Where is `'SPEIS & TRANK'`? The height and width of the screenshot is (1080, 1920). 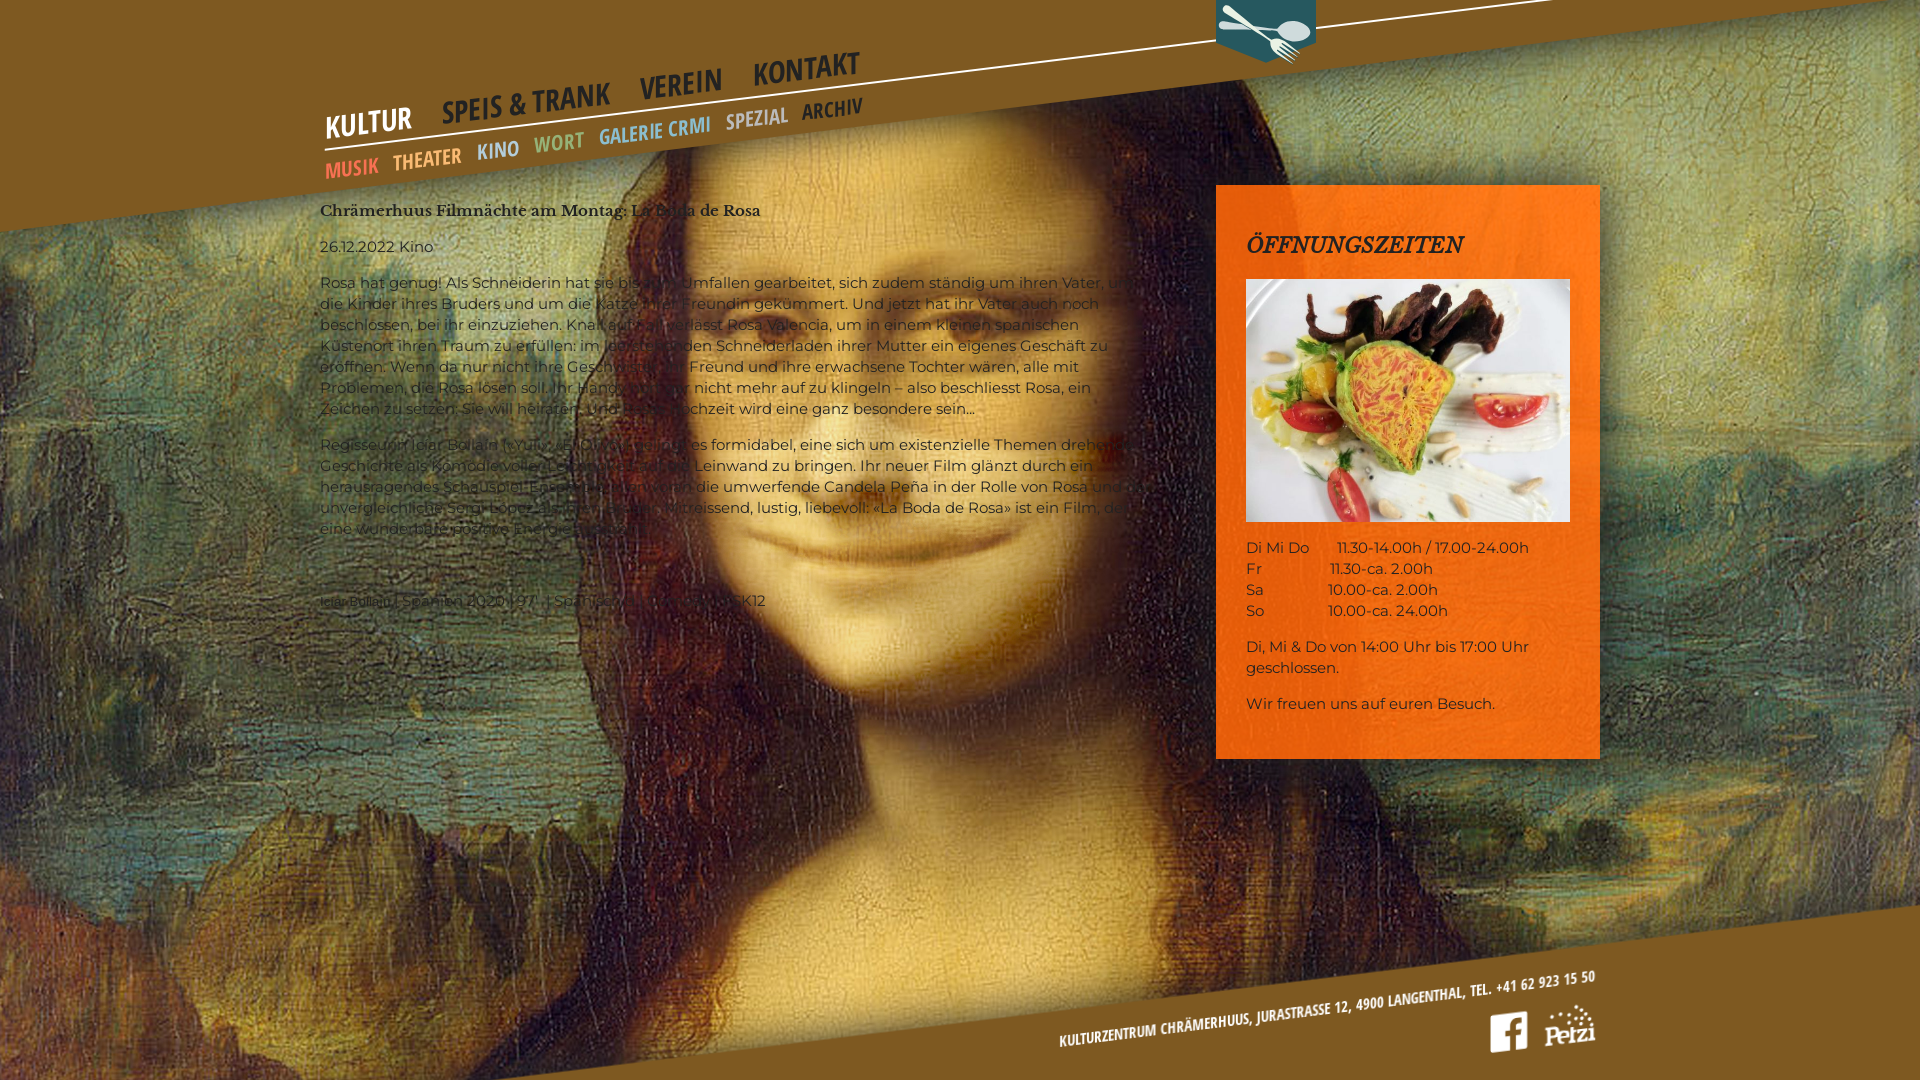
'SPEIS & TRANK' is located at coordinates (526, 92).